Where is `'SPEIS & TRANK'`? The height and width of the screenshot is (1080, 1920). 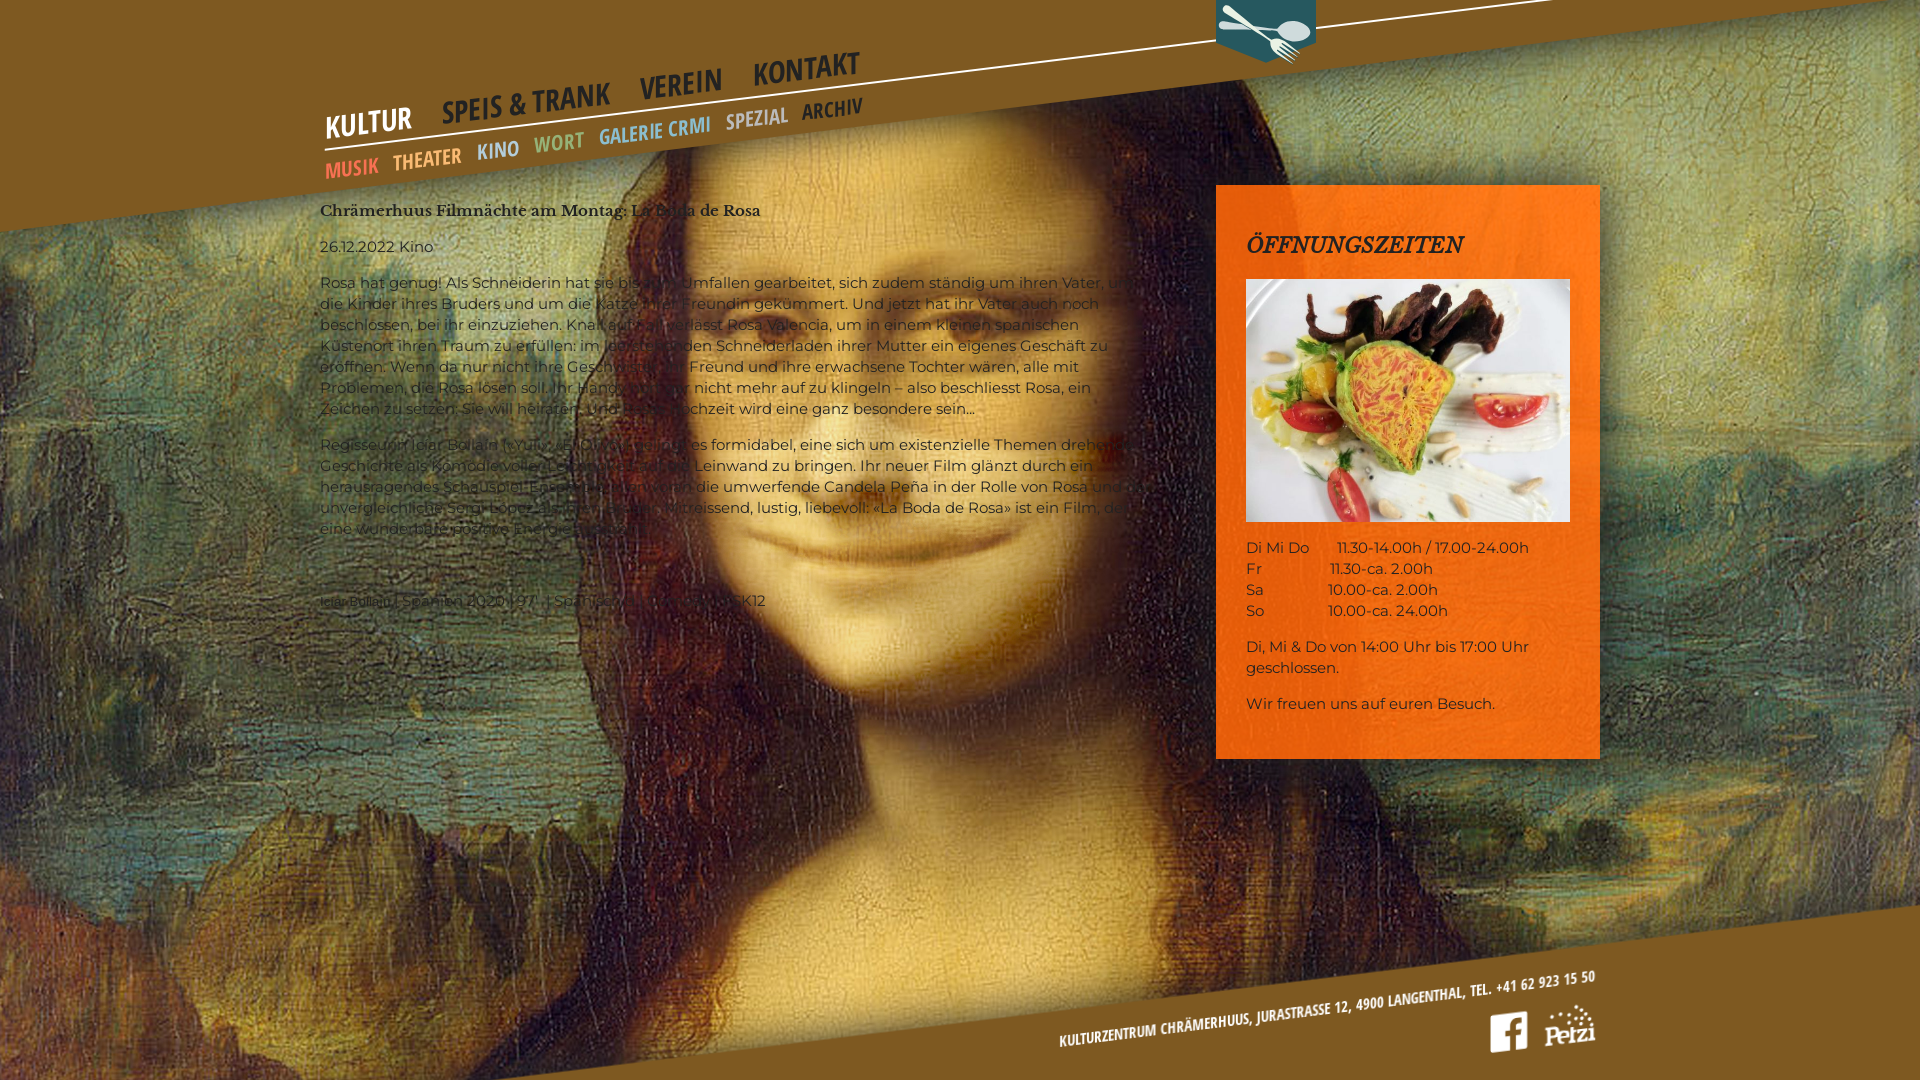
'SPEIS & TRANK' is located at coordinates (526, 92).